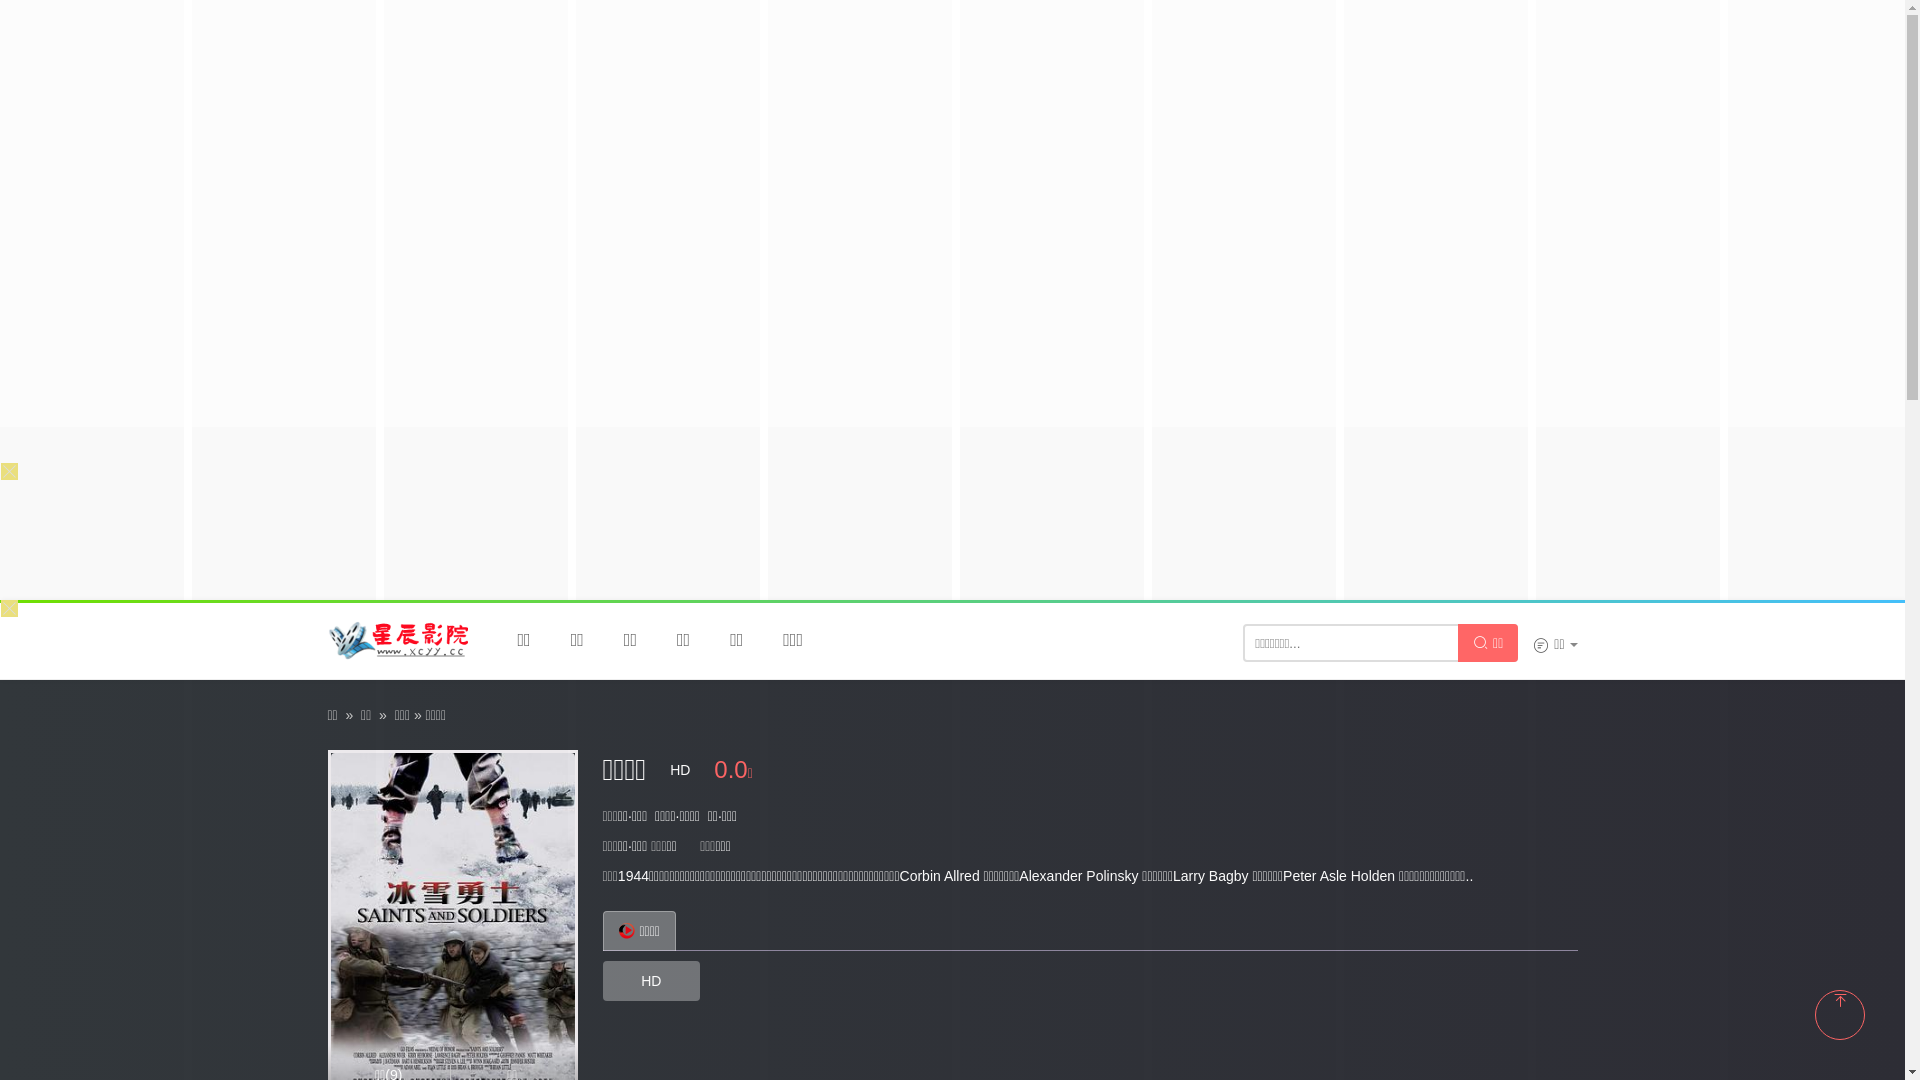 The height and width of the screenshot is (1080, 1920). I want to click on 'HD', so click(651, 979).